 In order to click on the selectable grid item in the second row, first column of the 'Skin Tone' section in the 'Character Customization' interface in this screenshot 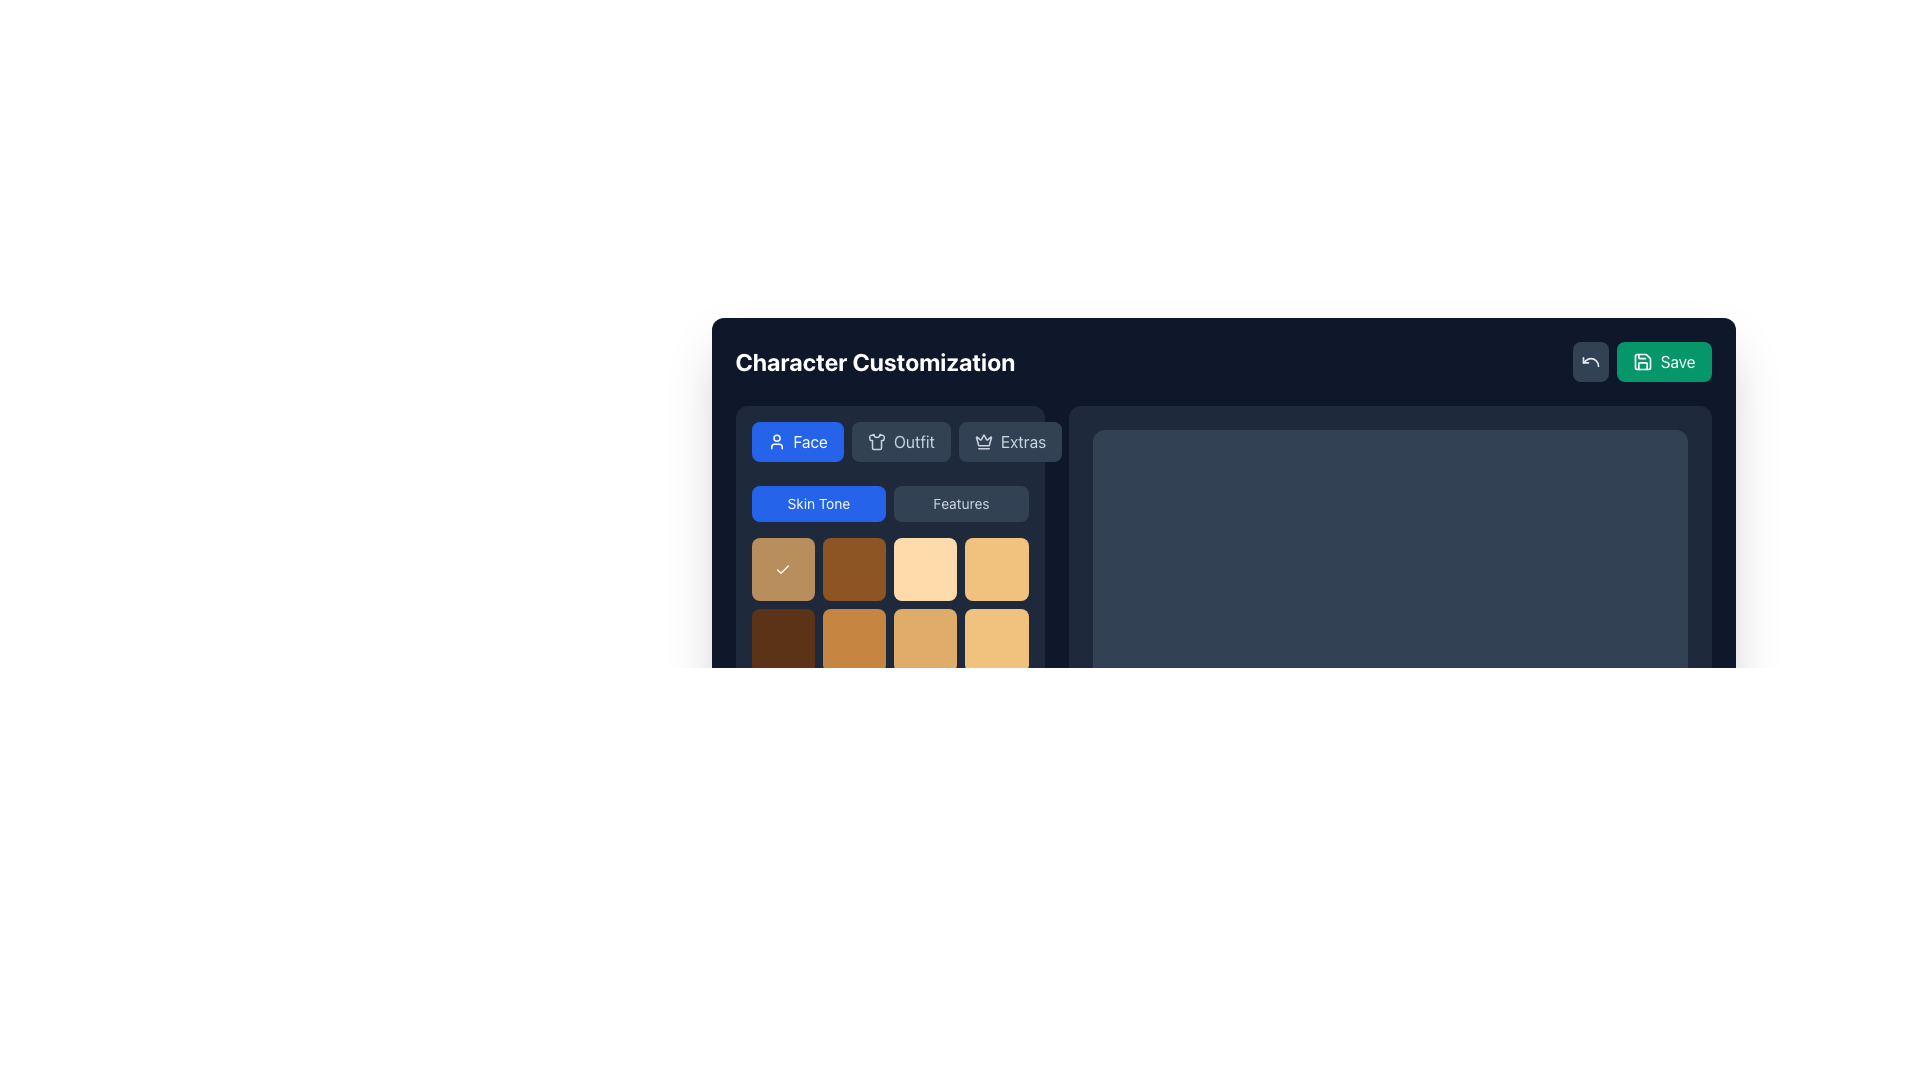, I will do `click(782, 640)`.